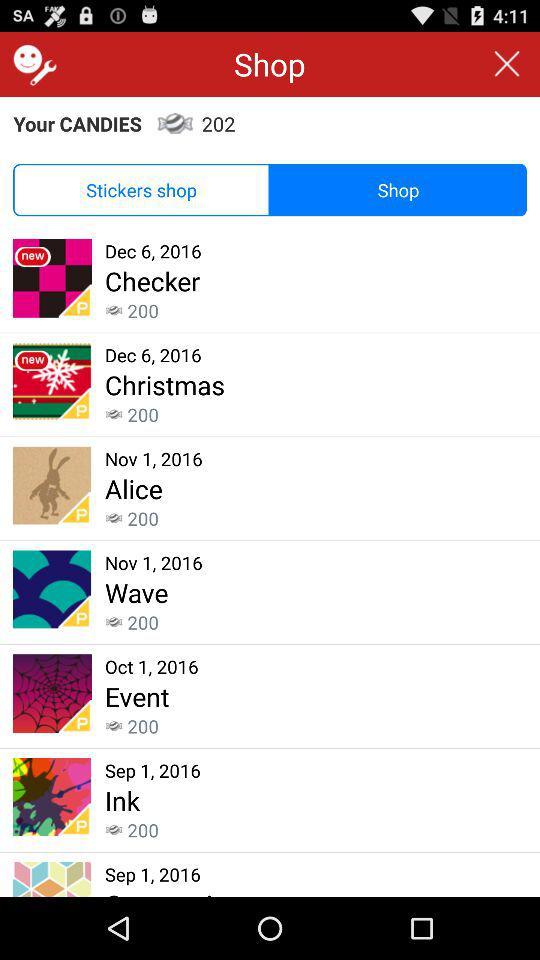 The image size is (540, 960). What do you see at coordinates (140, 190) in the screenshot?
I see `stickers shop icon` at bounding box center [140, 190].